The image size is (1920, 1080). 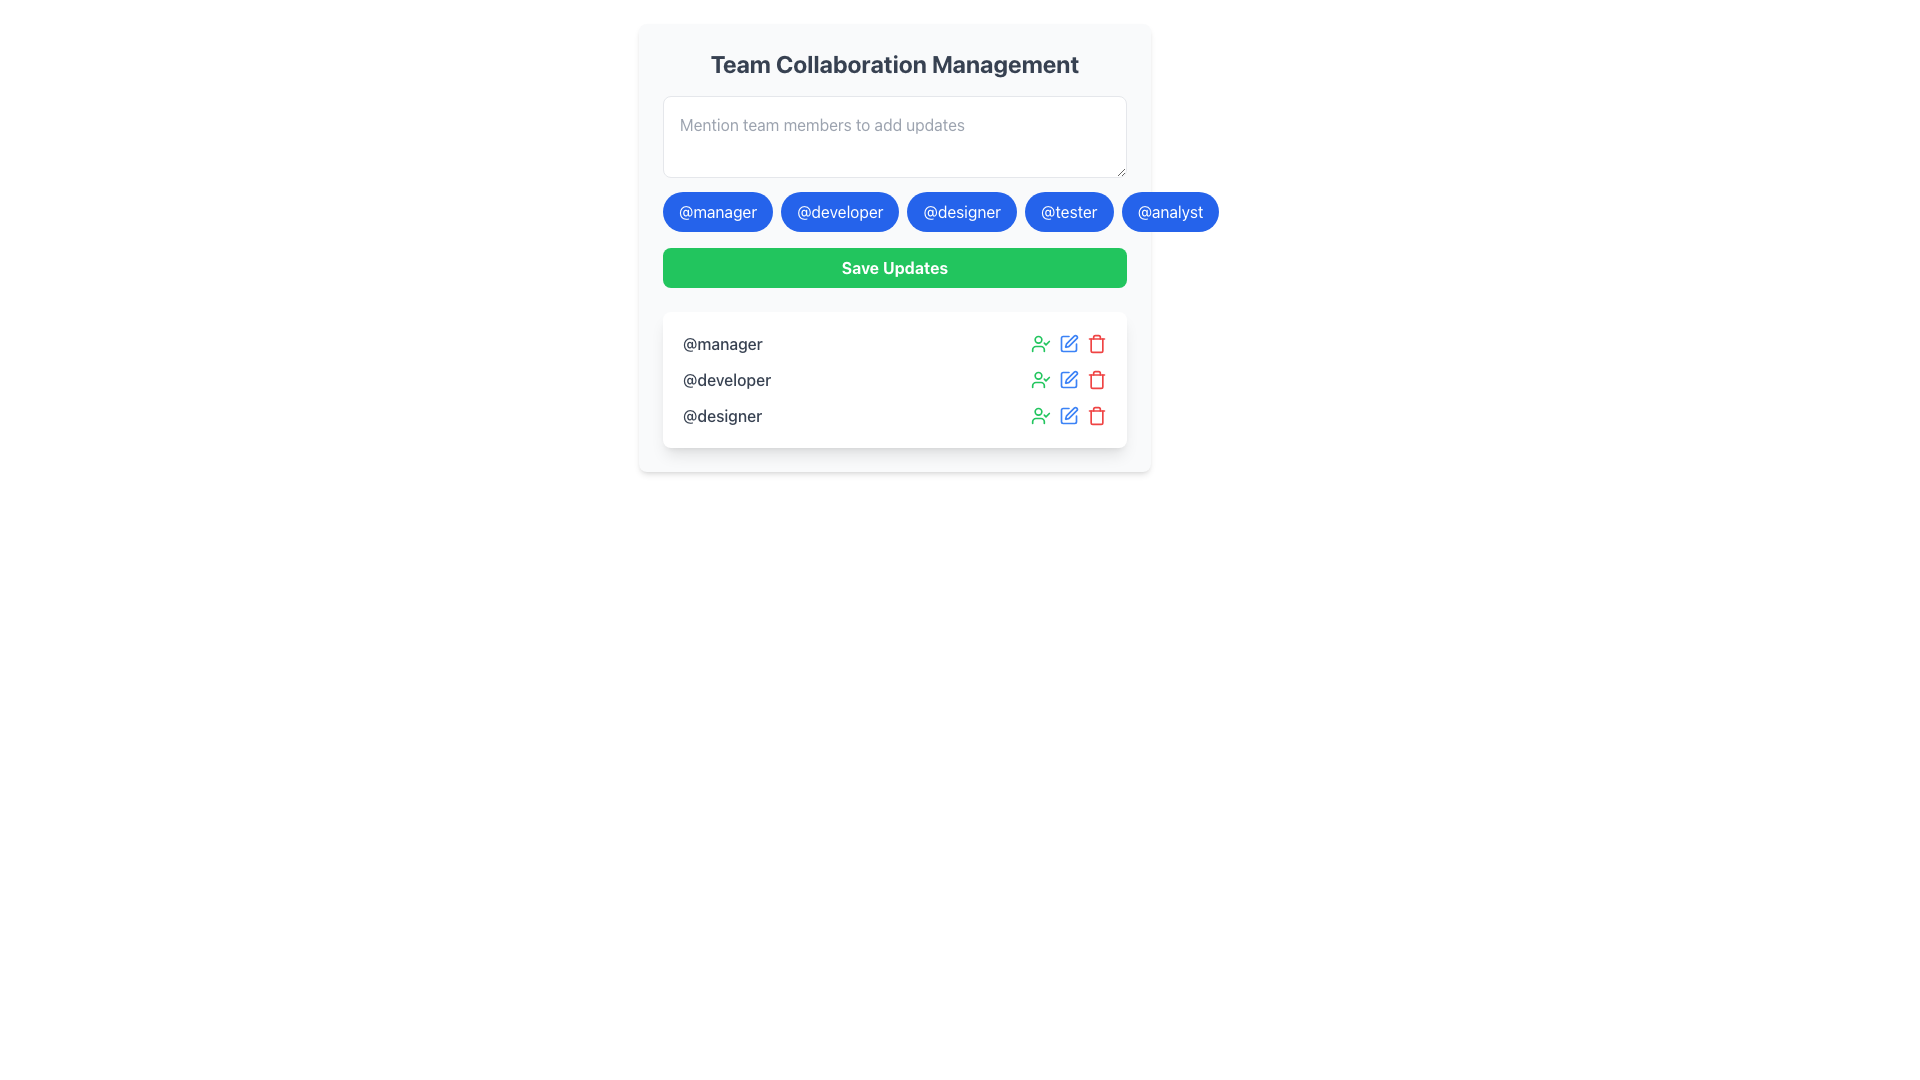 I want to click on the blue square button with a pen icon in the middle of three icons, so click(x=1068, y=380).